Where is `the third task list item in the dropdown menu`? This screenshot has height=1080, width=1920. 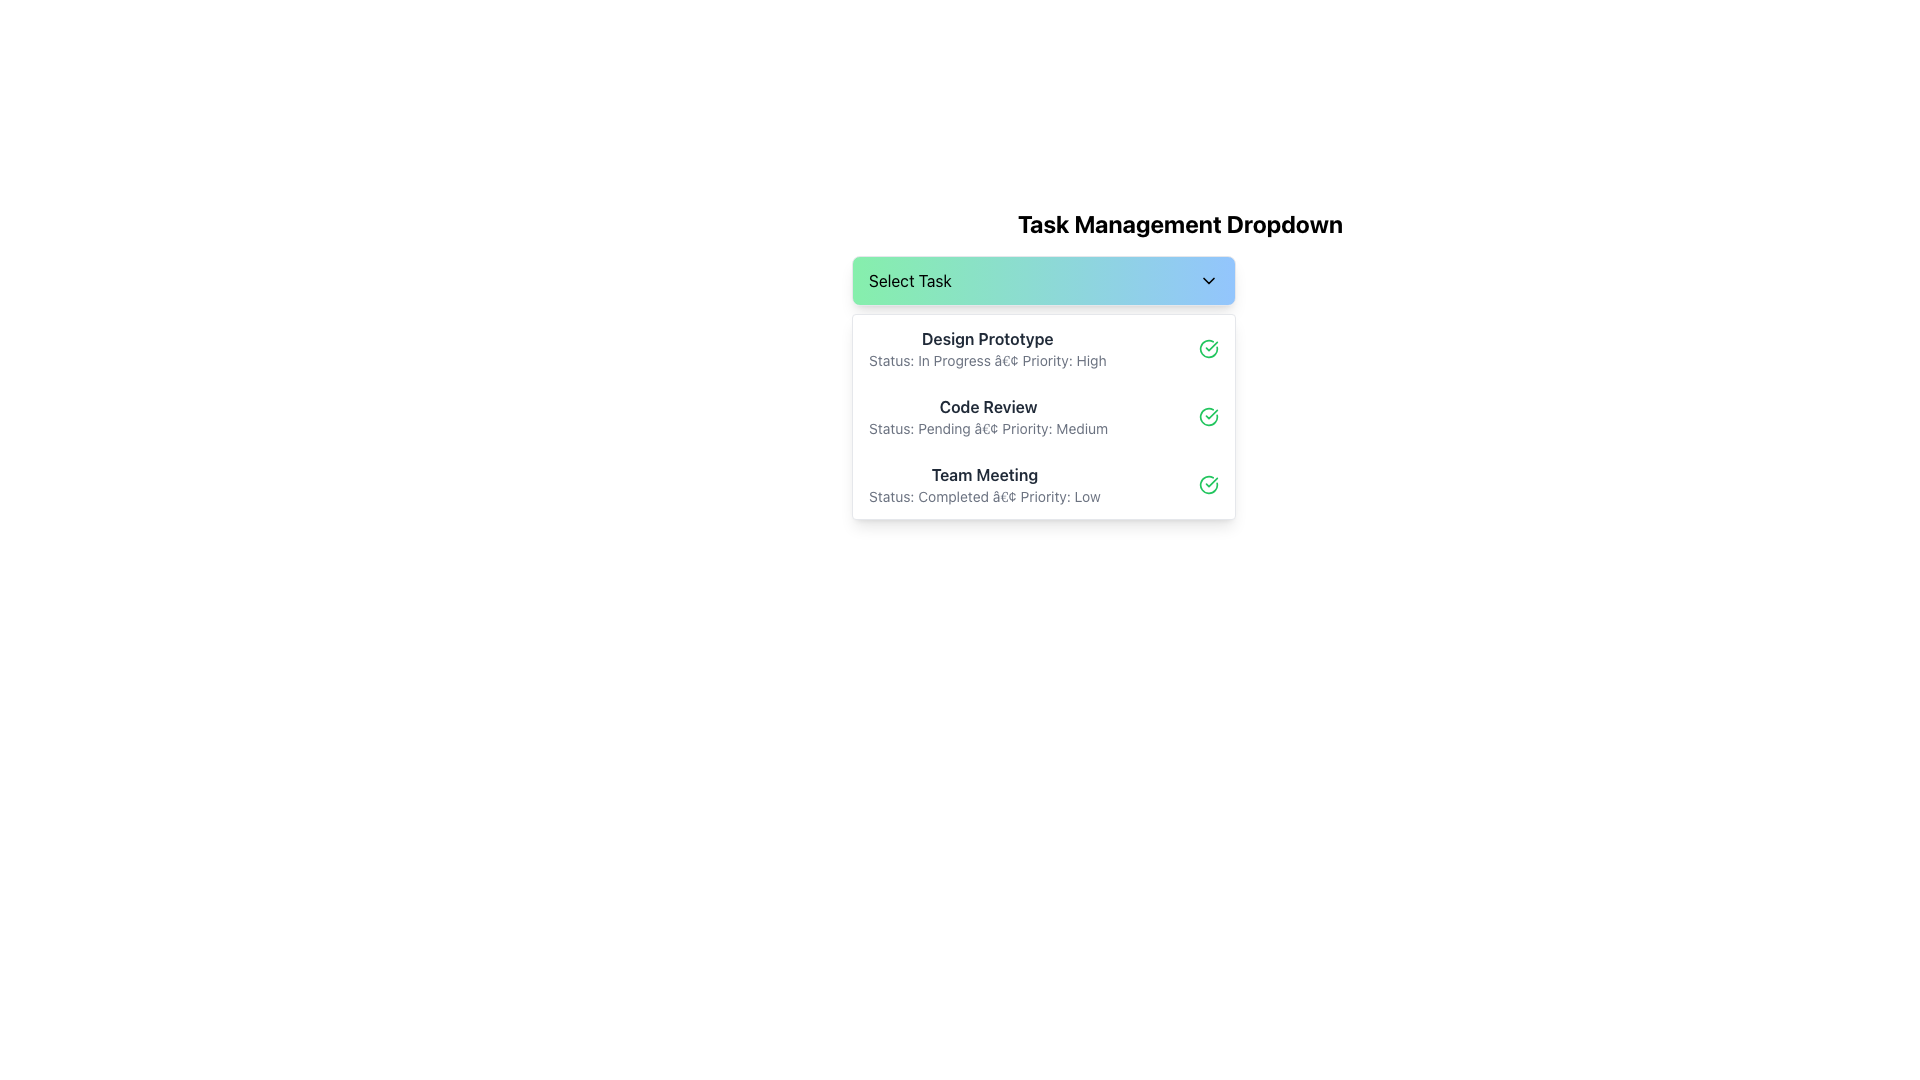 the third task list item in the dropdown menu is located at coordinates (1042, 485).